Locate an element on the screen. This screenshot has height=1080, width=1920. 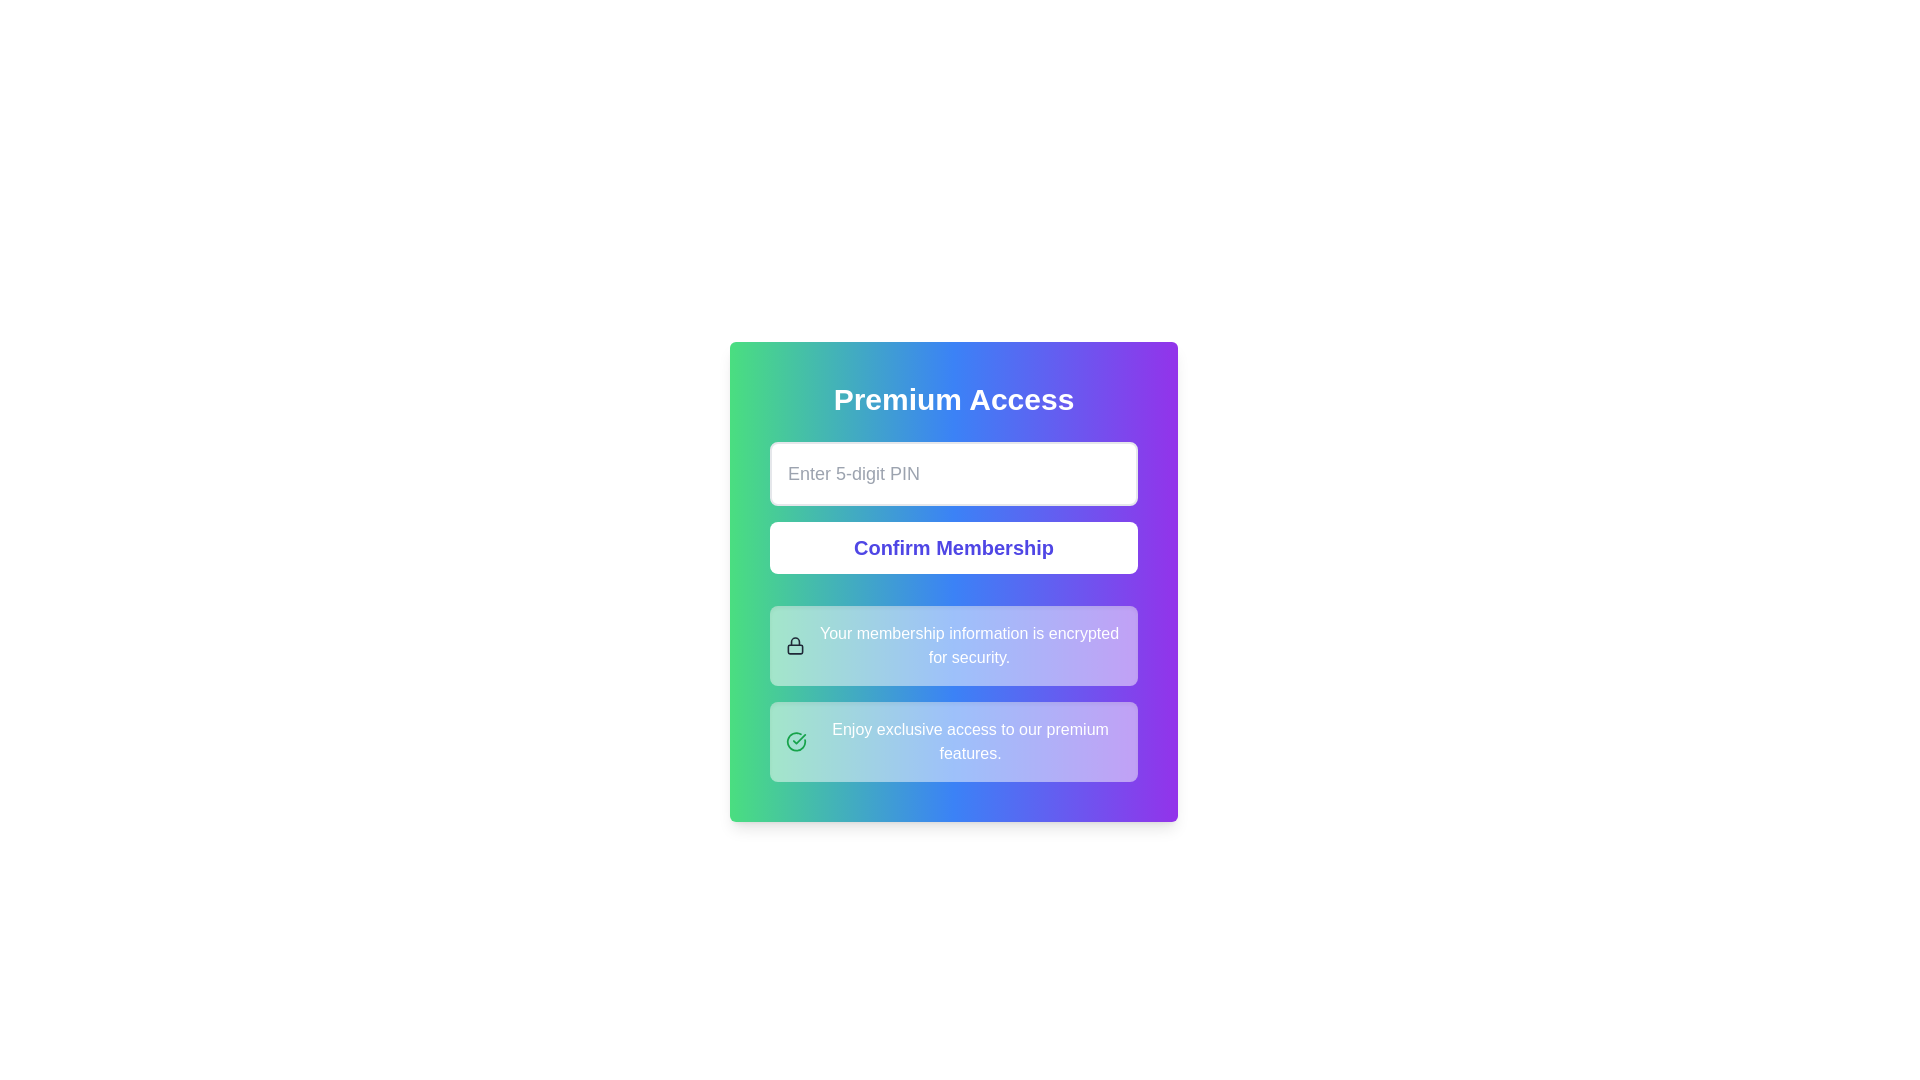
the 'Premium Access' heading which displays bold white text against a vibrant gradient background, located at the top of a card-like layout is located at coordinates (953, 400).